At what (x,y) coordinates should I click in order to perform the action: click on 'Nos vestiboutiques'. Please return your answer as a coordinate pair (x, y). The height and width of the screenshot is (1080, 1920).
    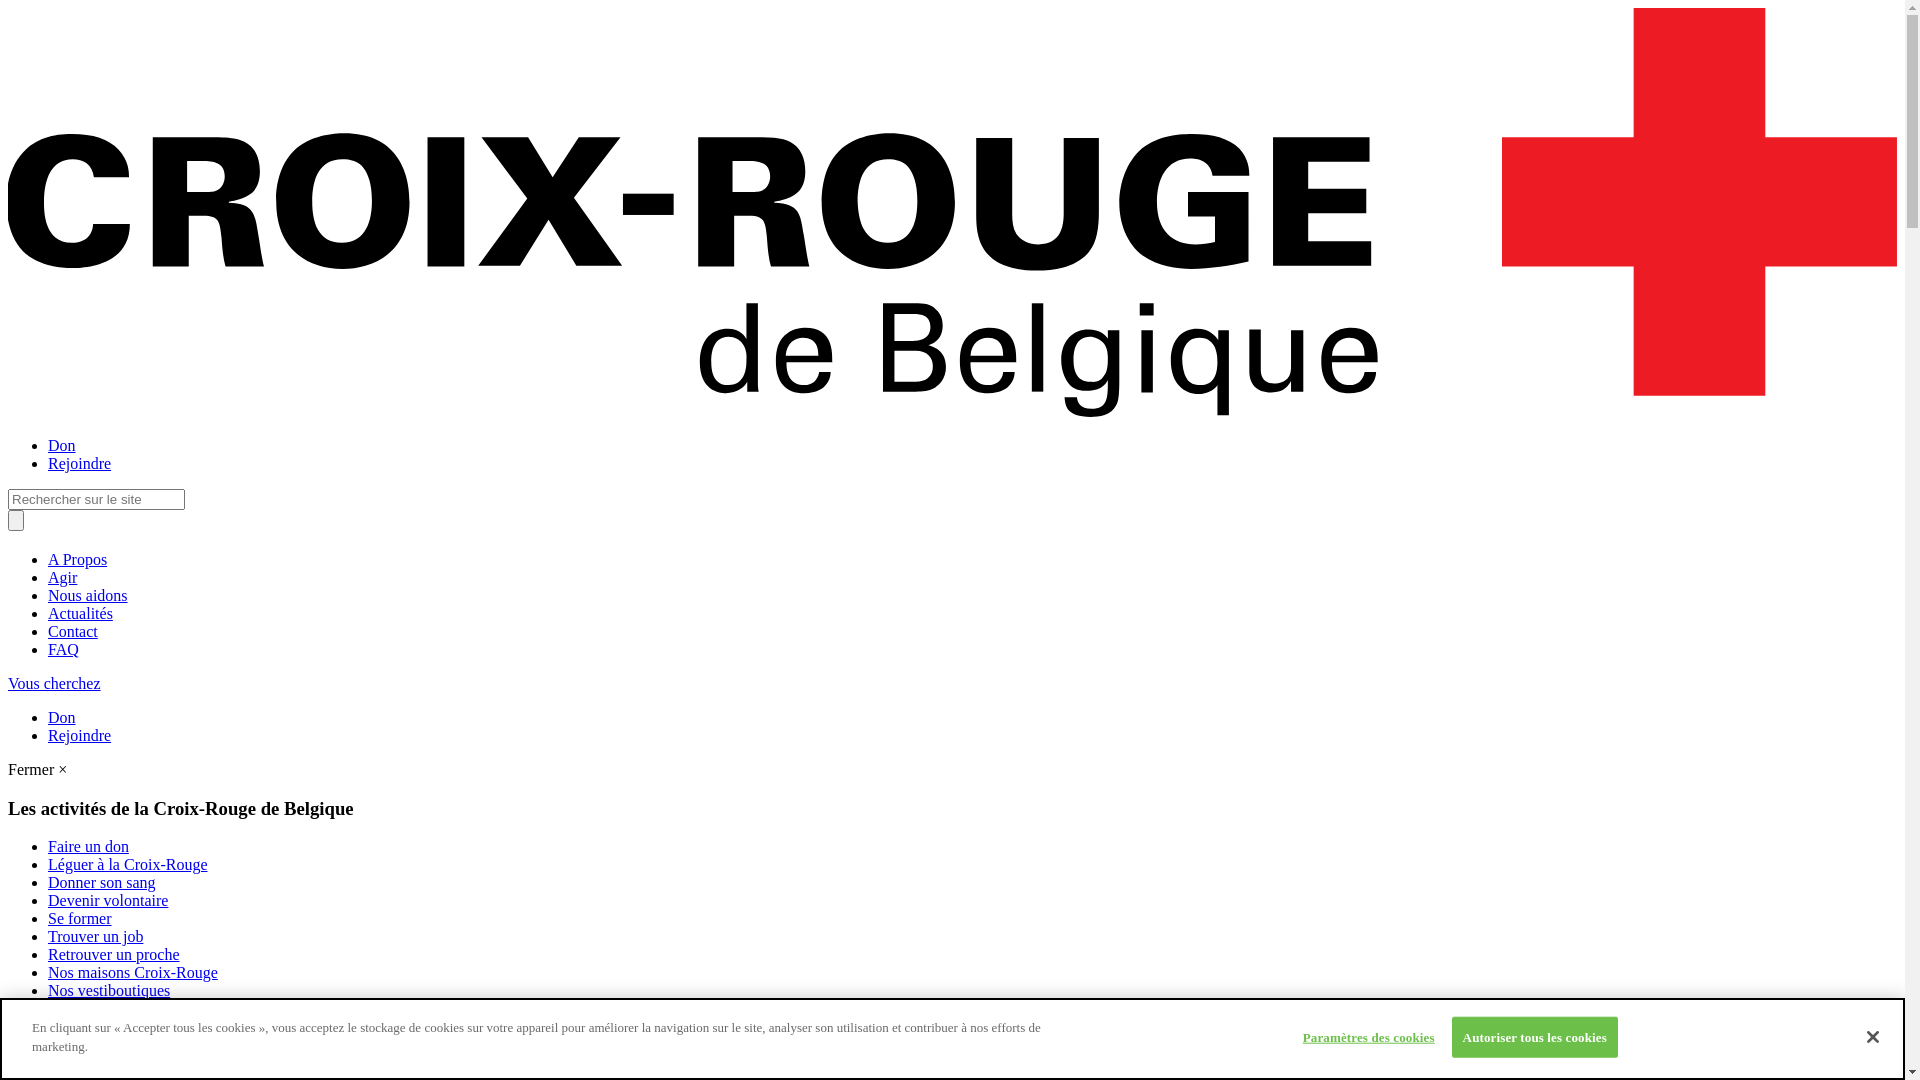
    Looking at the image, I should click on (108, 990).